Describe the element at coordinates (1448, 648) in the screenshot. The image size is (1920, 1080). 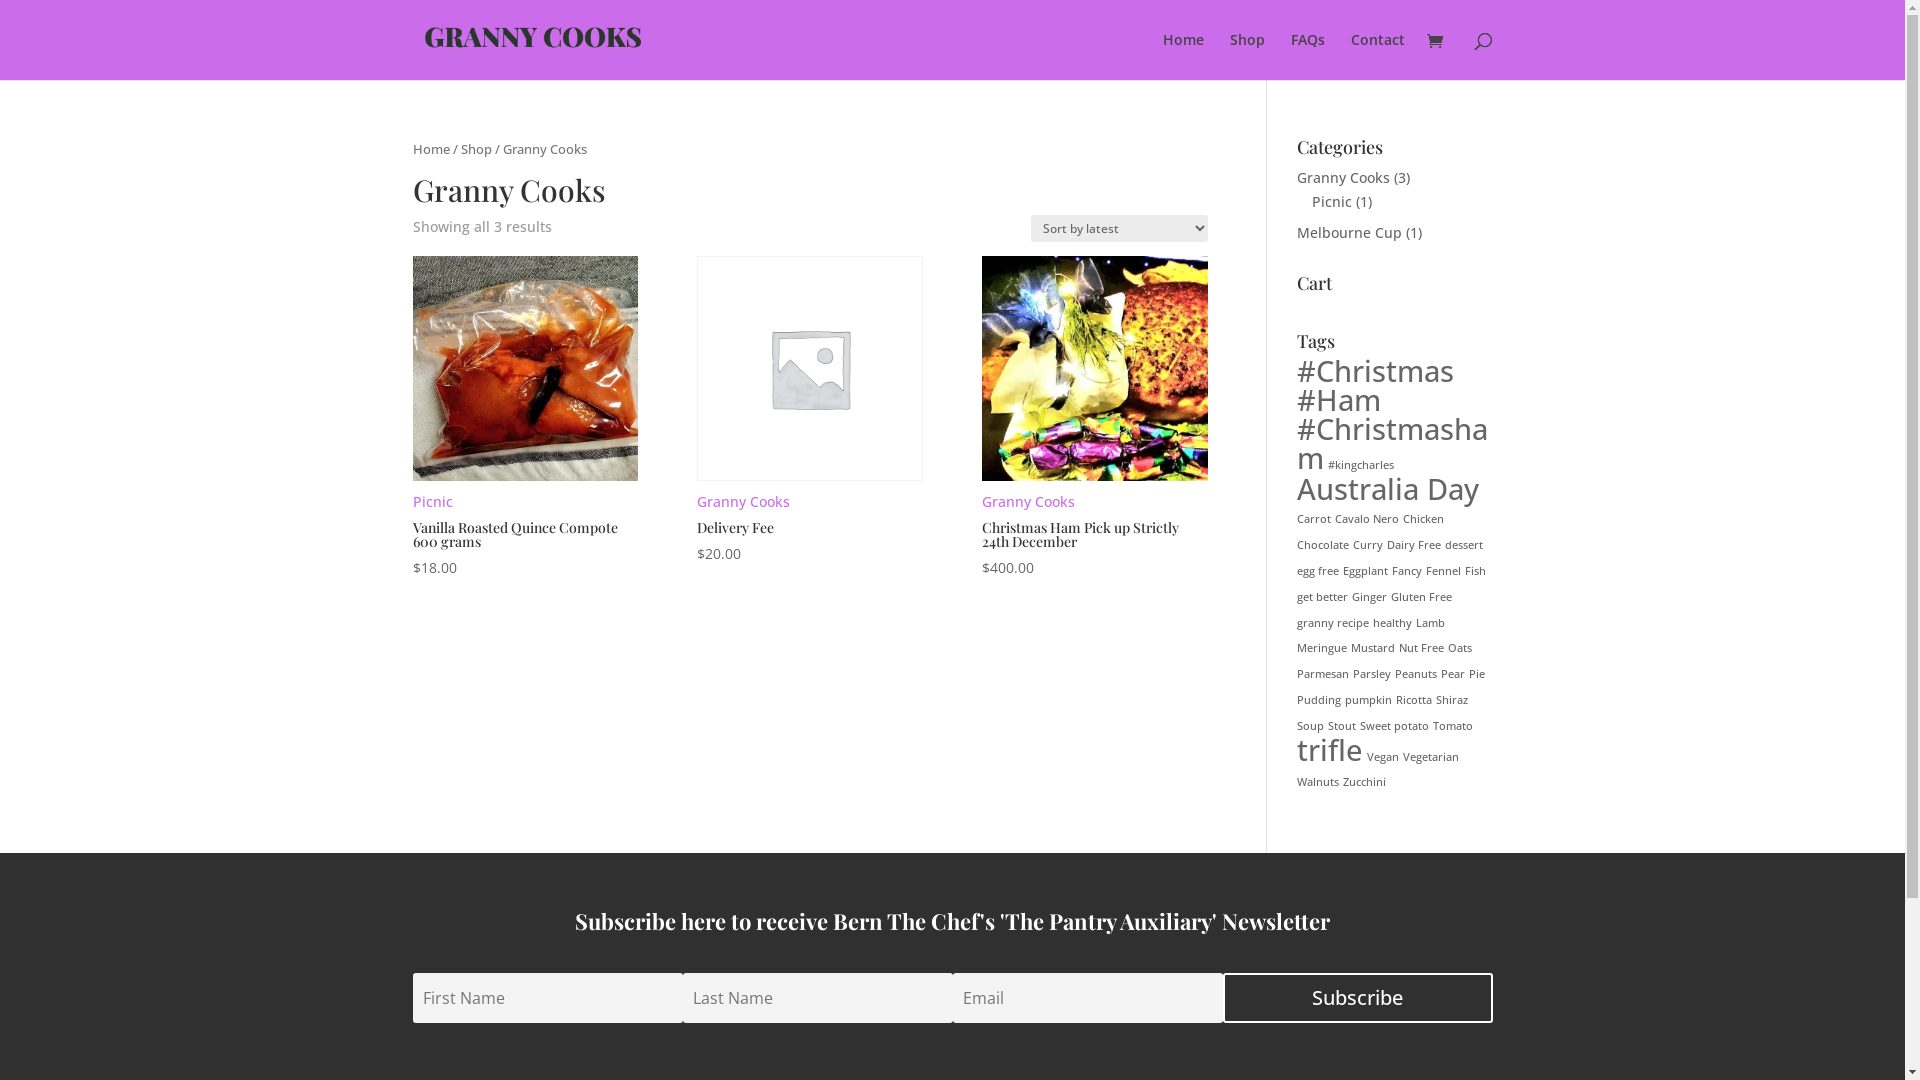
I see `'Oats'` at that location.